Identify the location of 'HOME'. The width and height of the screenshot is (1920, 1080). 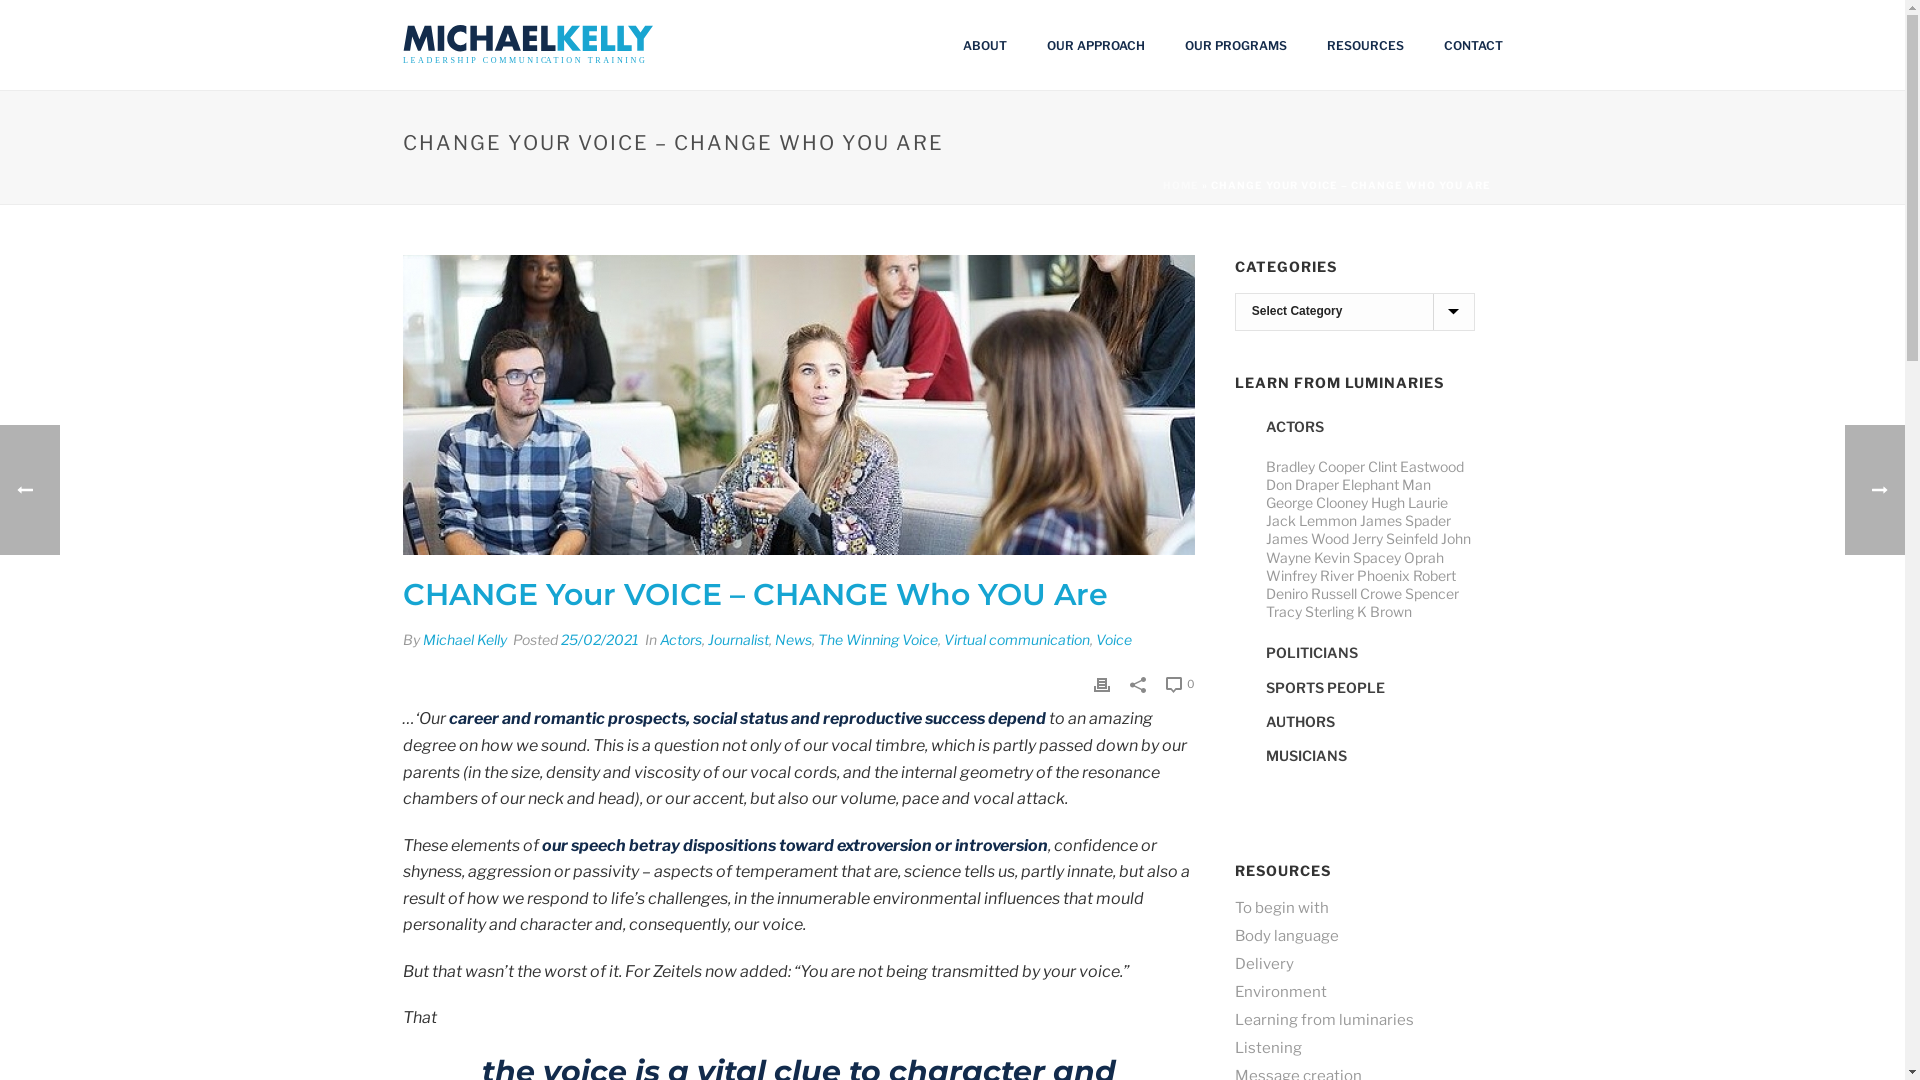
(1180, 185).